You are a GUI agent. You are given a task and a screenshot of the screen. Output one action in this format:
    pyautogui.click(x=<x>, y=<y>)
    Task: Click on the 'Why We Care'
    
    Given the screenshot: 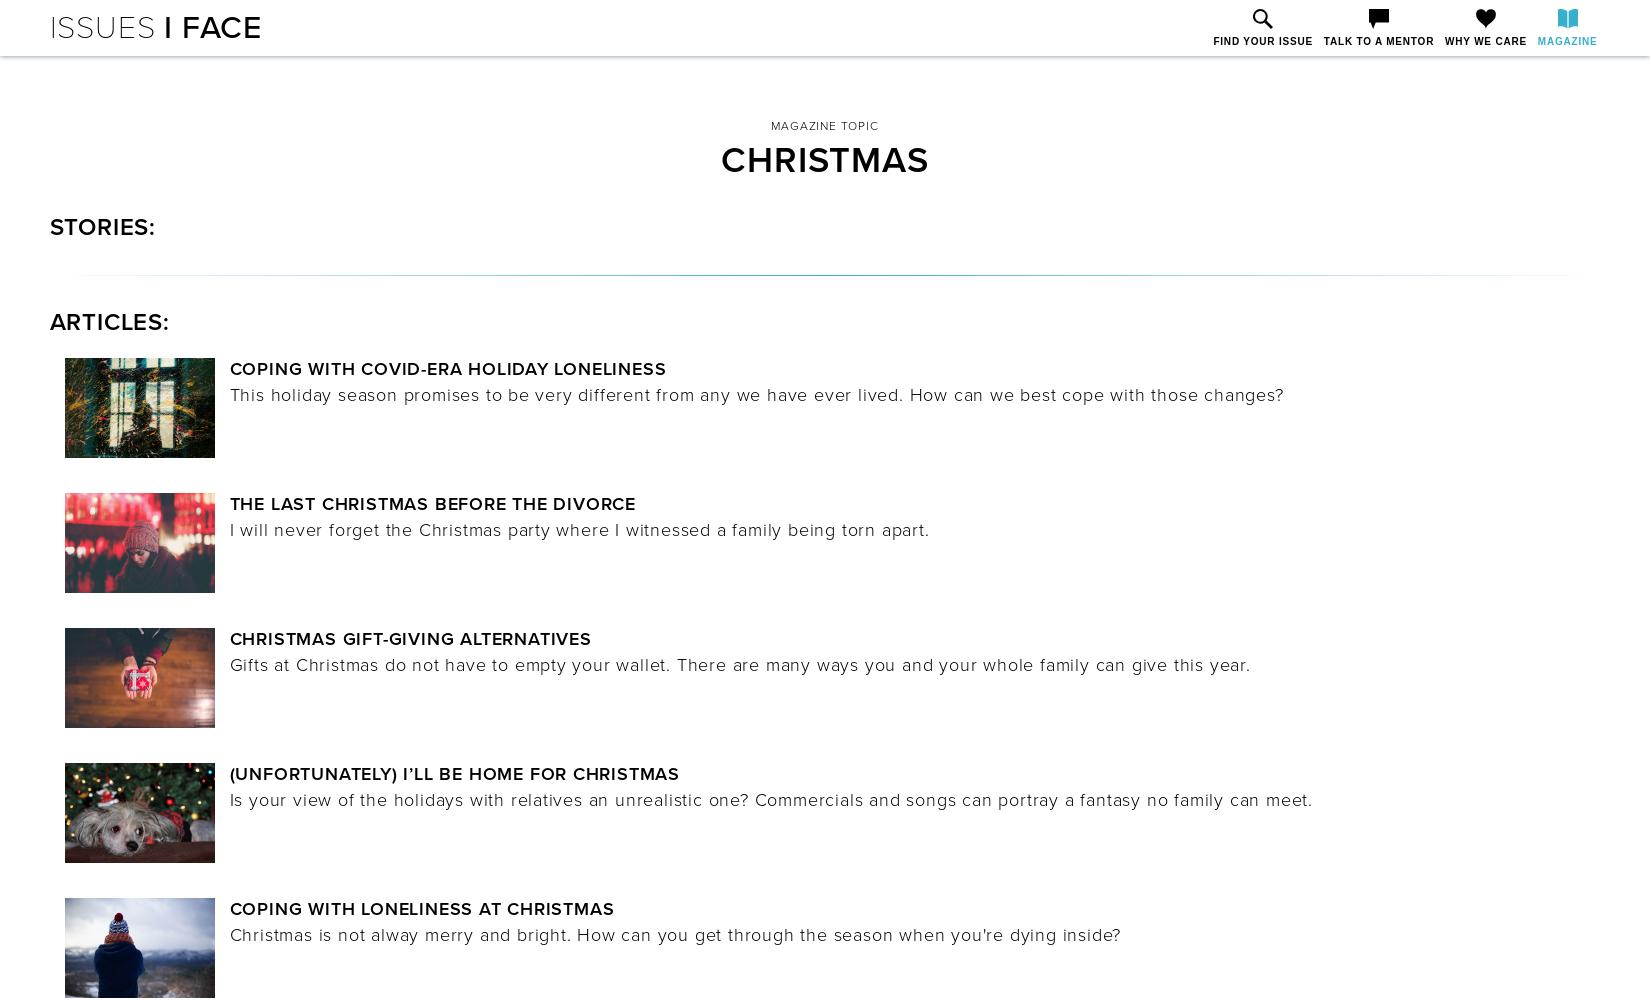 What is the action you would take?
    pyautogui.click(x=1484, y=41)
    